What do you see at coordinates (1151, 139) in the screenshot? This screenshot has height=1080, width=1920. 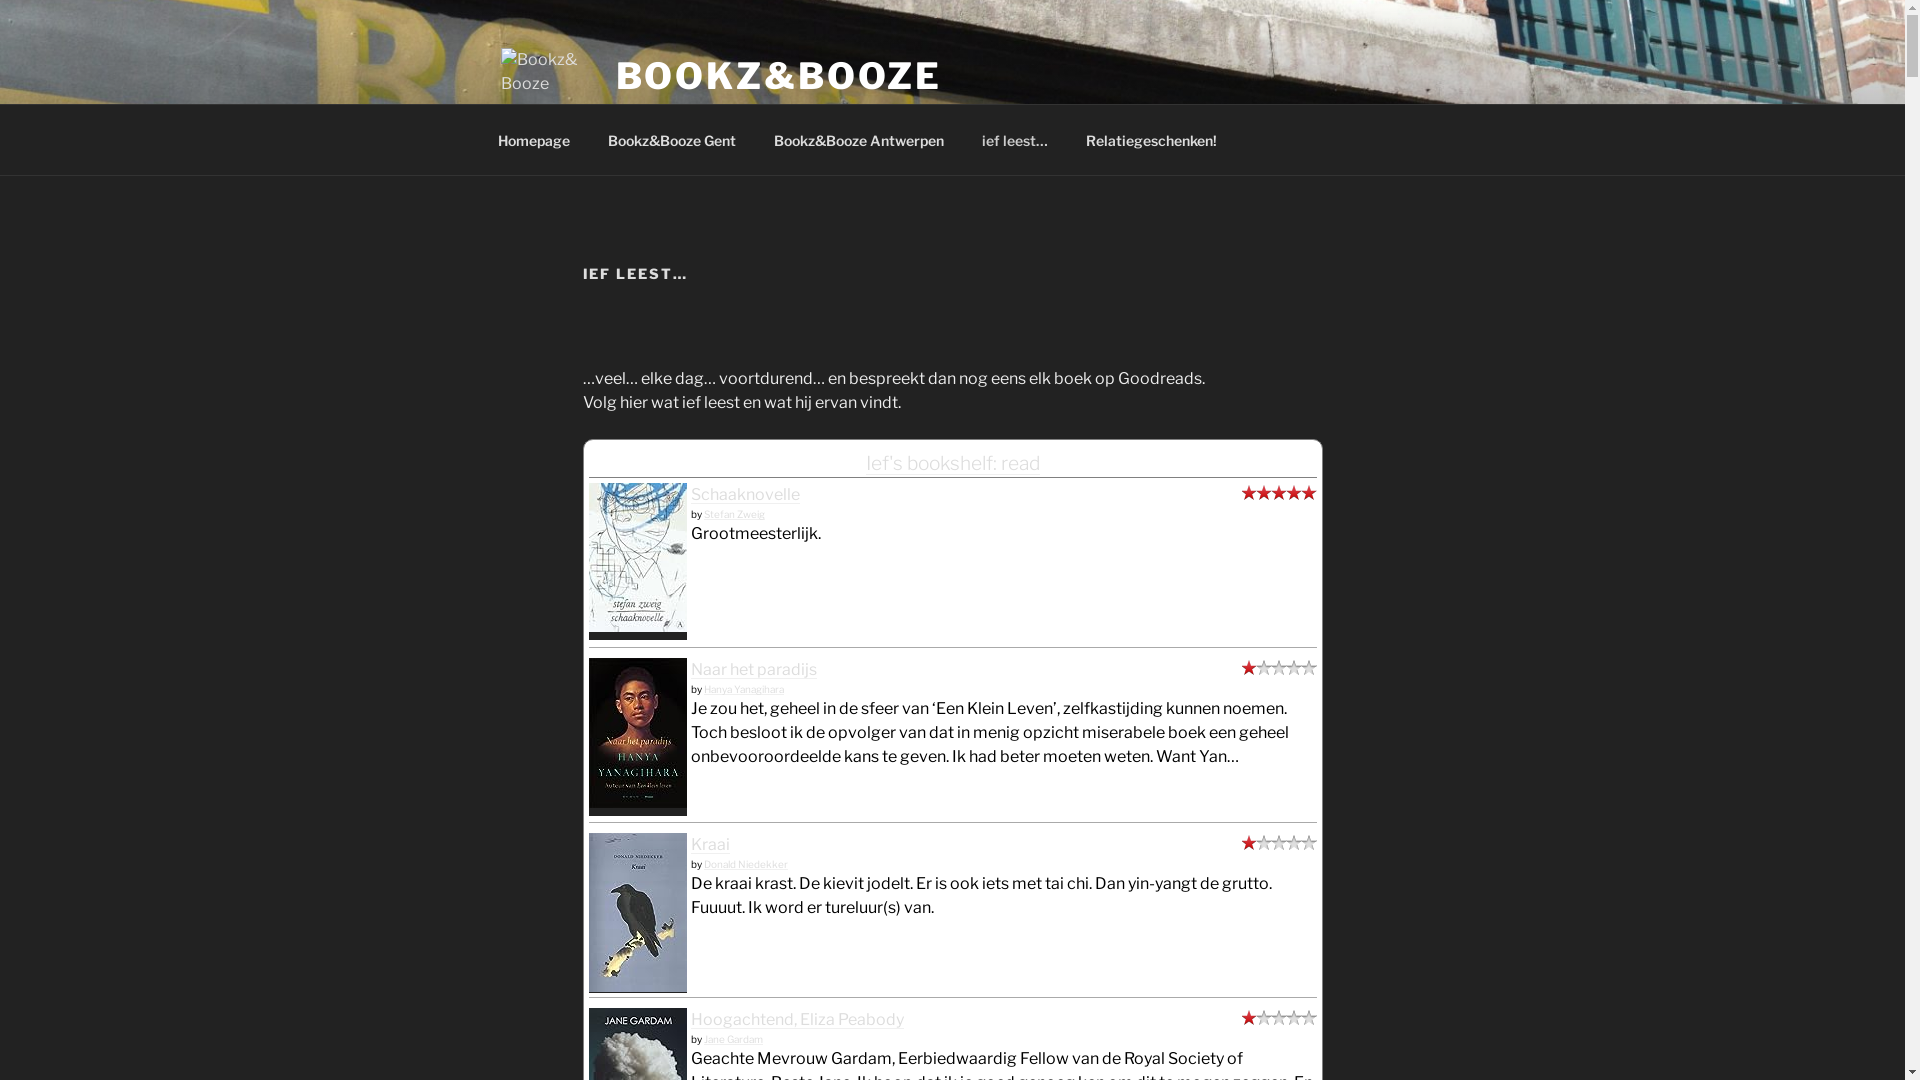 I see `'Relatiegeschenken!'` at bounding box center [1151, 139].